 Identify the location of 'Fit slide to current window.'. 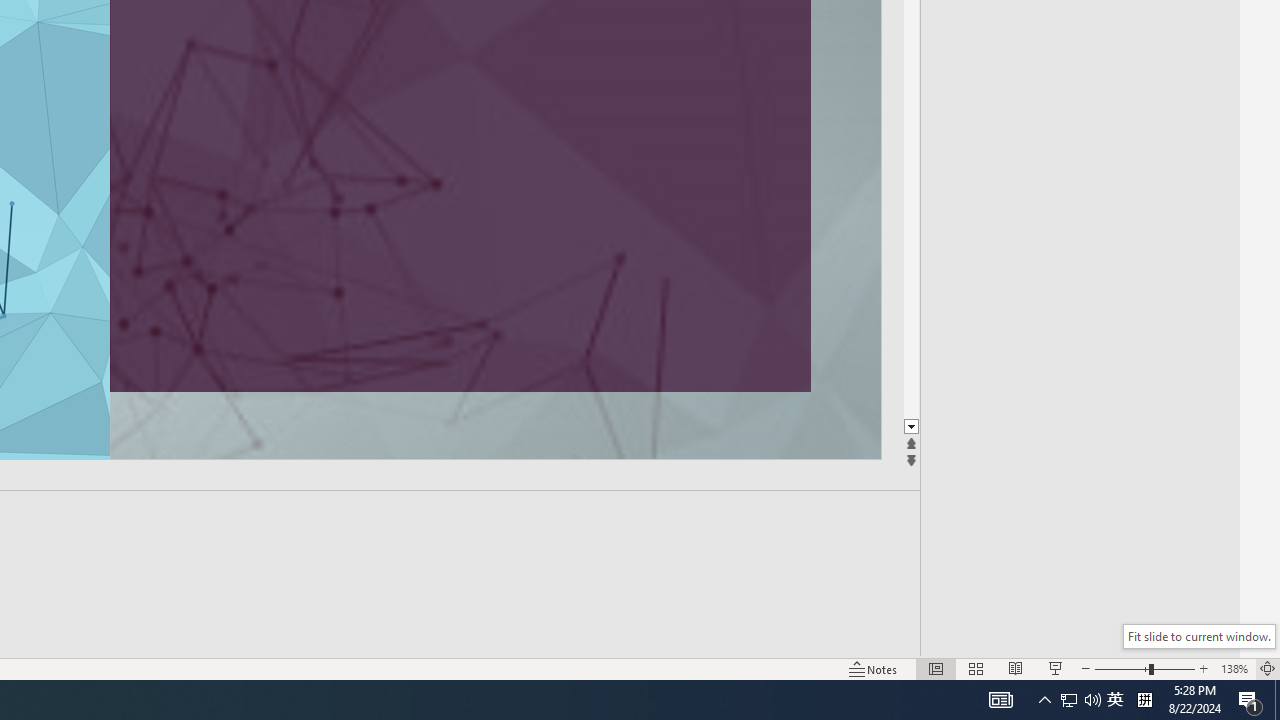
(1199, 636).